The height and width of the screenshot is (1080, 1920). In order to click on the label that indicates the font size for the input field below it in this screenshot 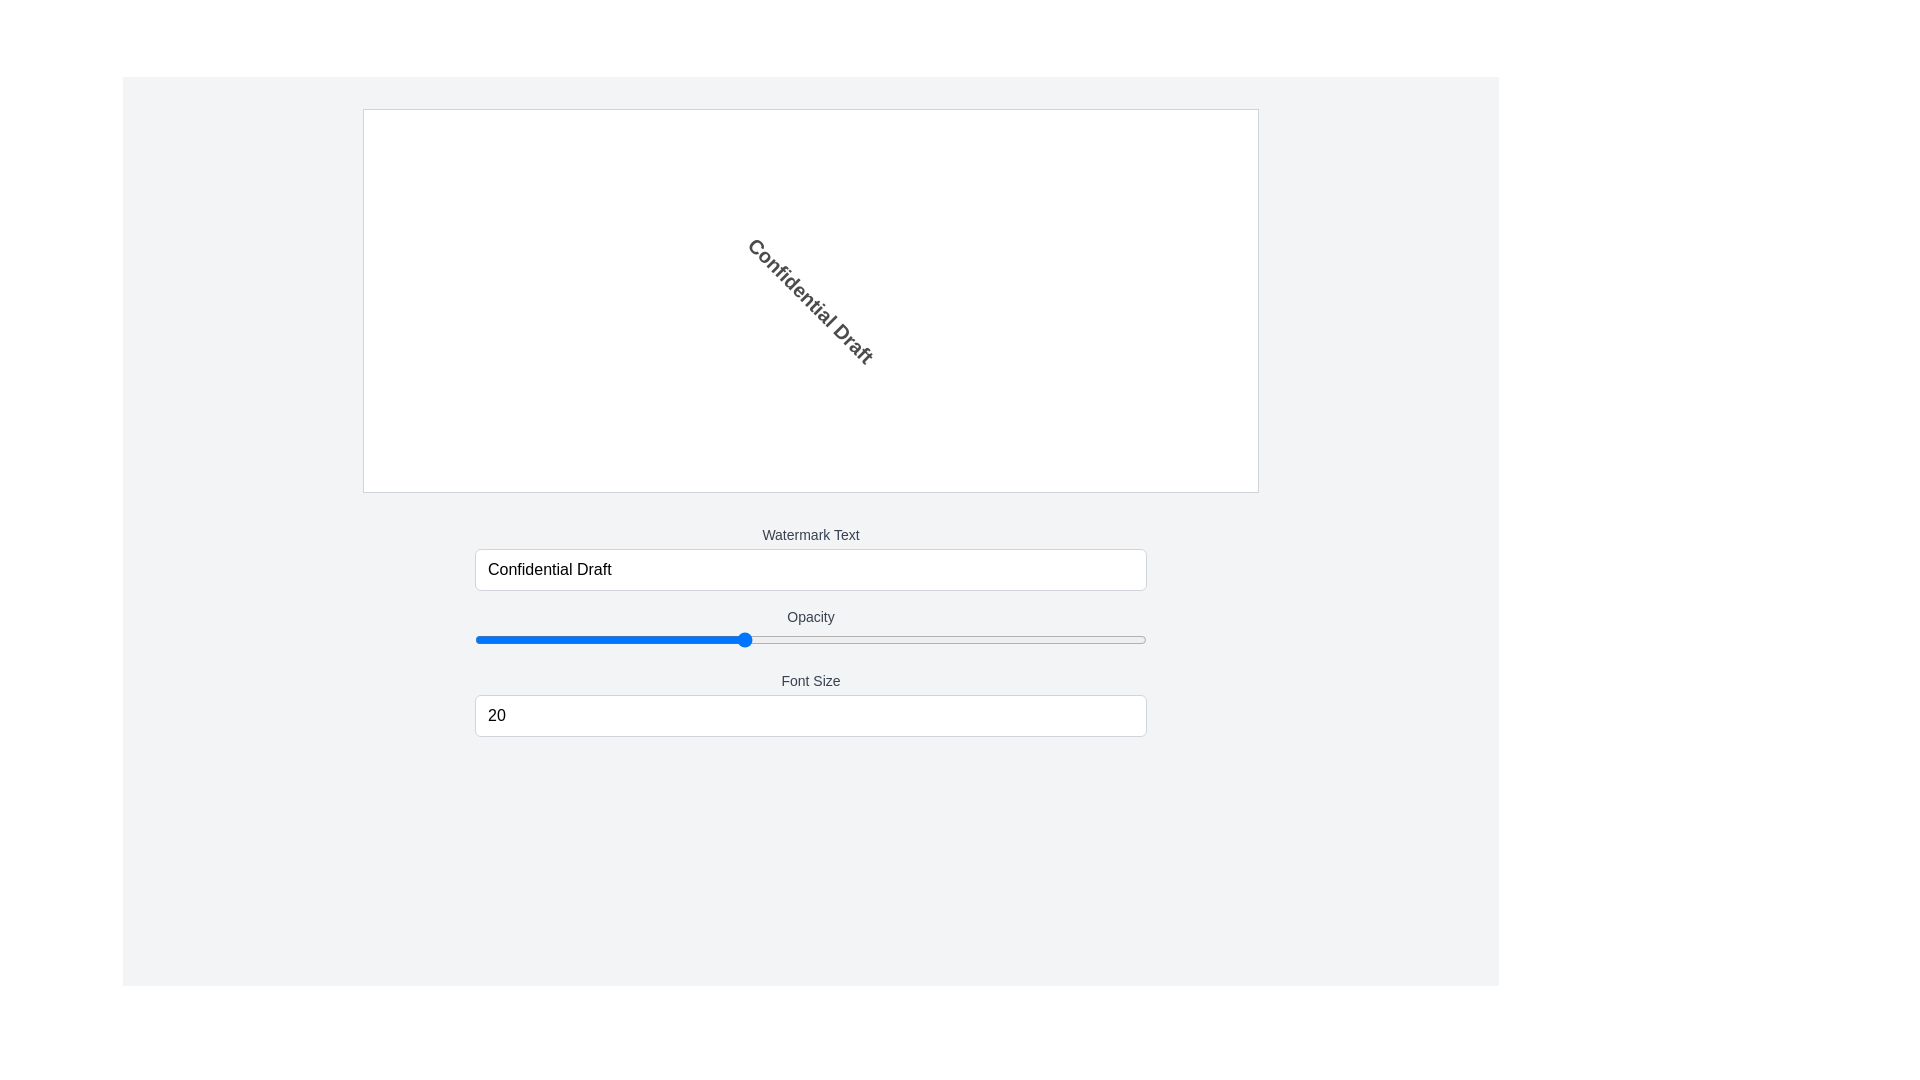, I will do `click(811, 680)`.